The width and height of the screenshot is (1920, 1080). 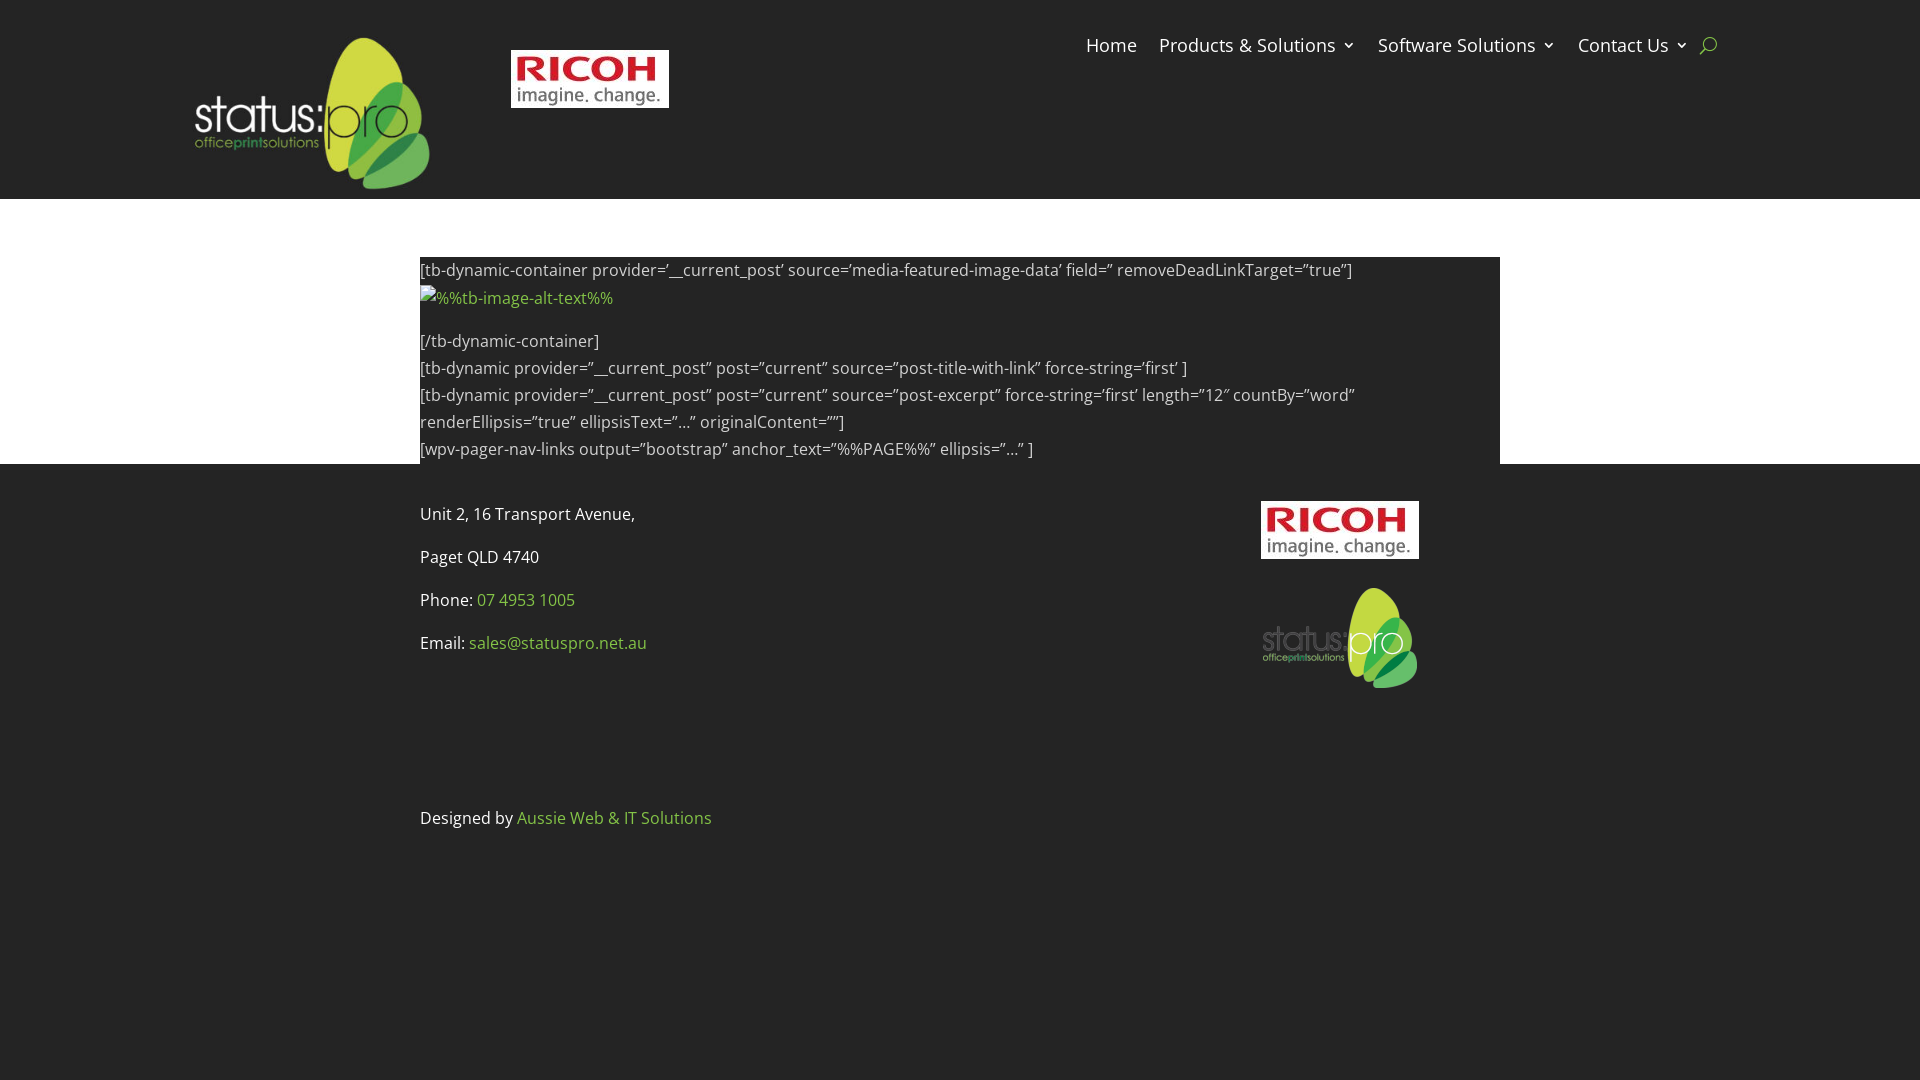 What do you see at coordinates (613, 817) in the screenshot?
I see `'Aussie Web & IT Solutions'` at bounding box center [613, 817].